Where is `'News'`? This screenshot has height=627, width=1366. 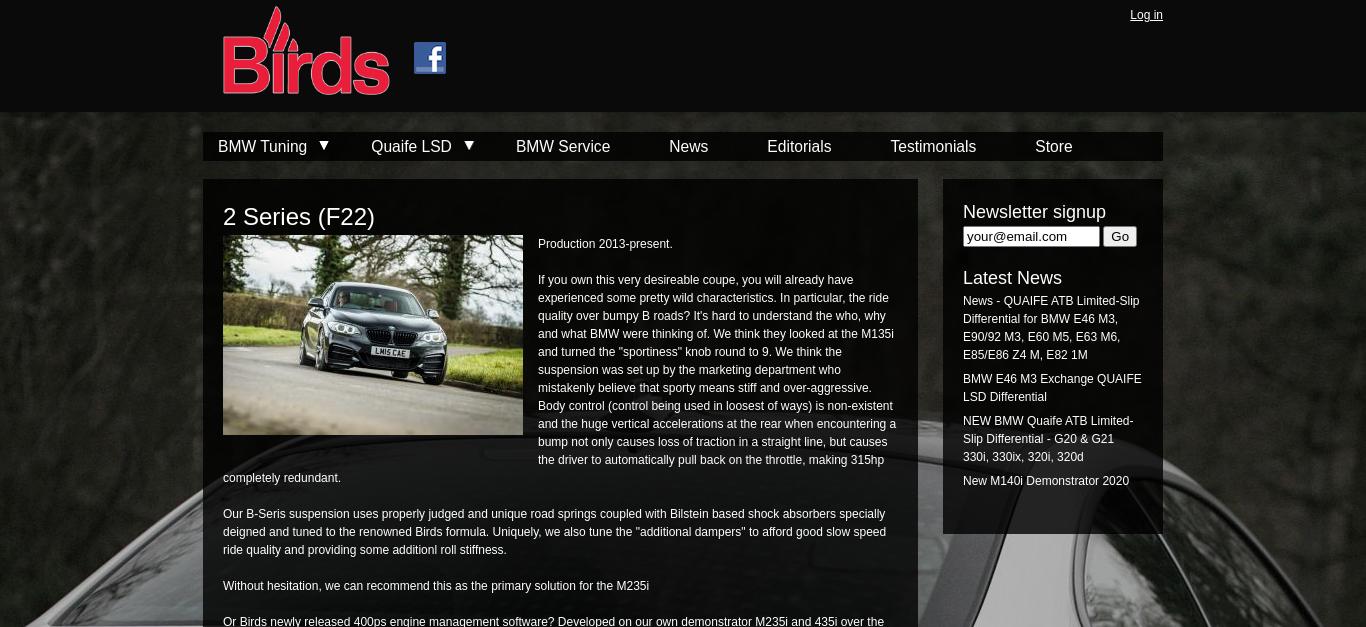 'News' is located at coordinates (668, 145).